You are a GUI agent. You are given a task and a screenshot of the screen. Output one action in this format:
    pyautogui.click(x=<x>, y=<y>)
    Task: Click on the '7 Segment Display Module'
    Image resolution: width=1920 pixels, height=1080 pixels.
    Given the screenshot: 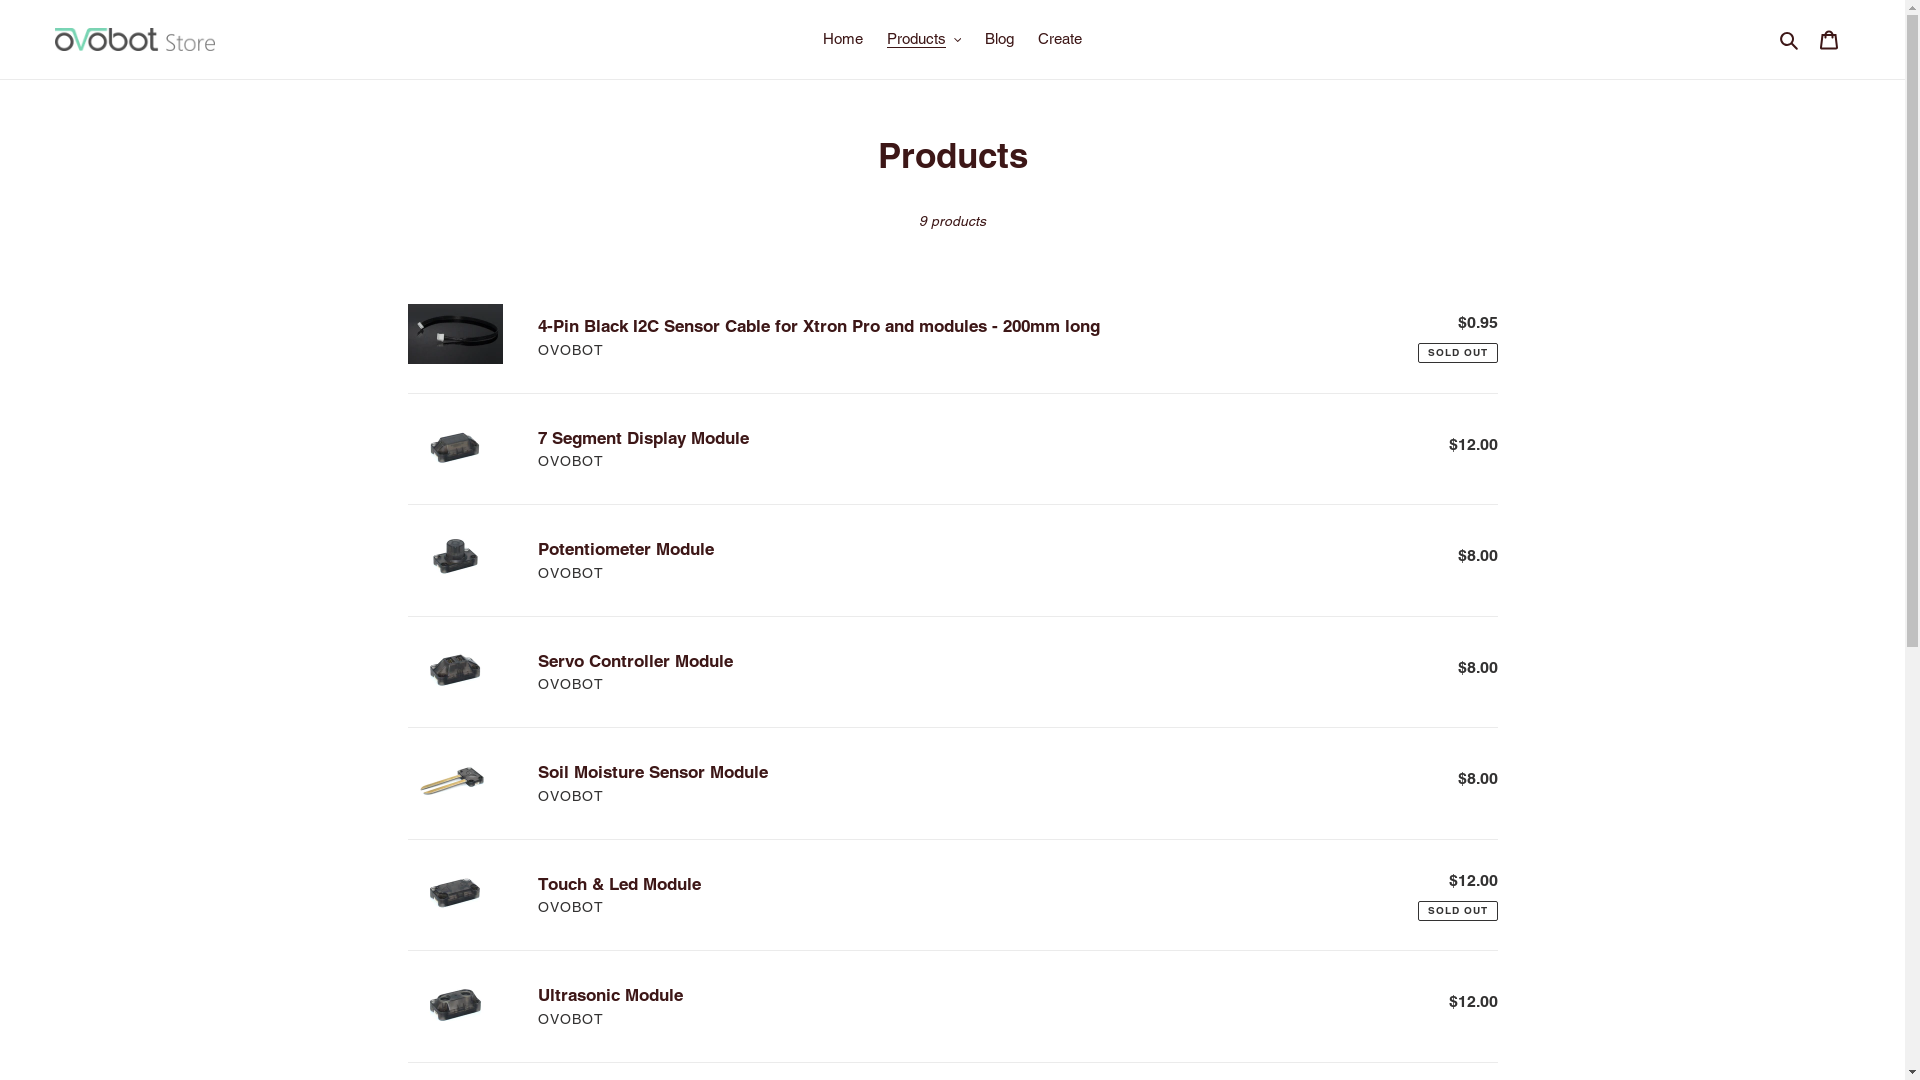 What is the action you would take?
    pyautogui.click(x=407, y=448)
    